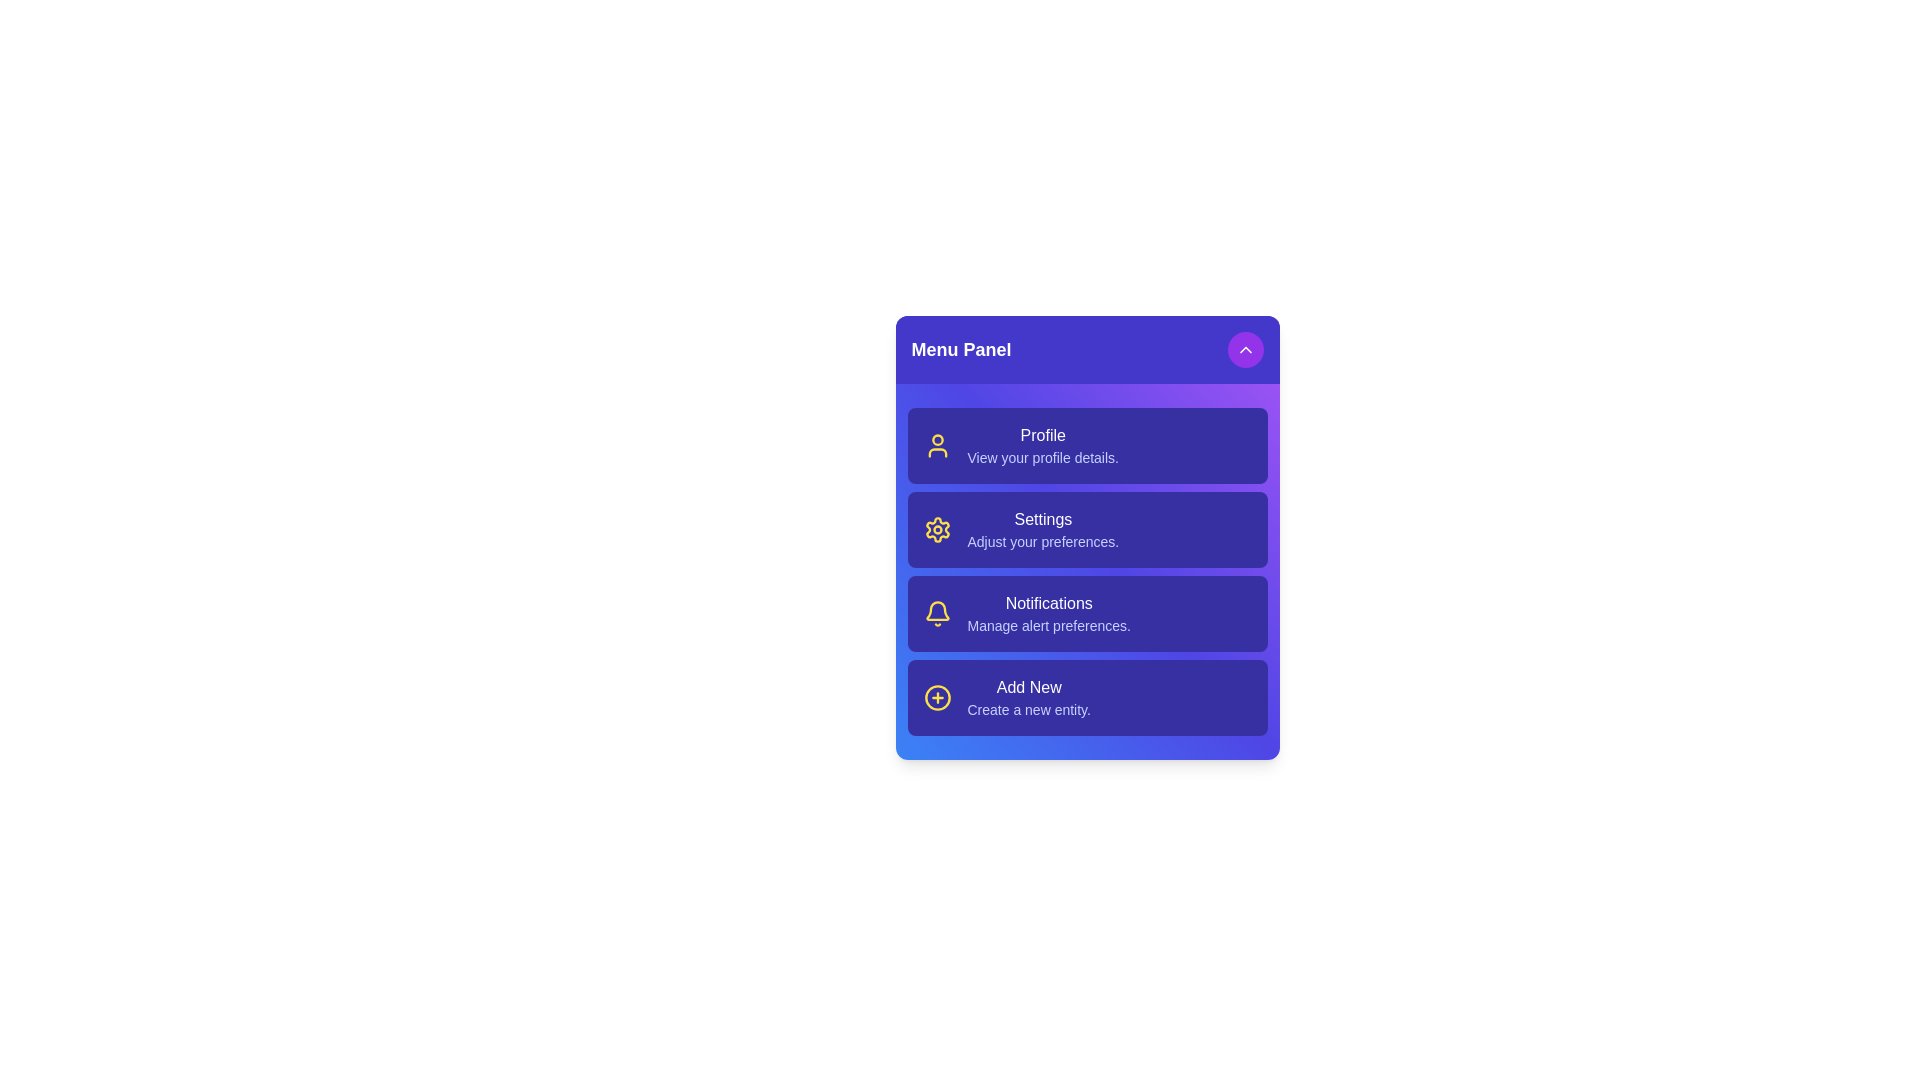 Image resolution: width=1920 pixels, height=1080 pixels. I want to click on the menu item Notifications to trigger its hover effect, so click(1086, 612).